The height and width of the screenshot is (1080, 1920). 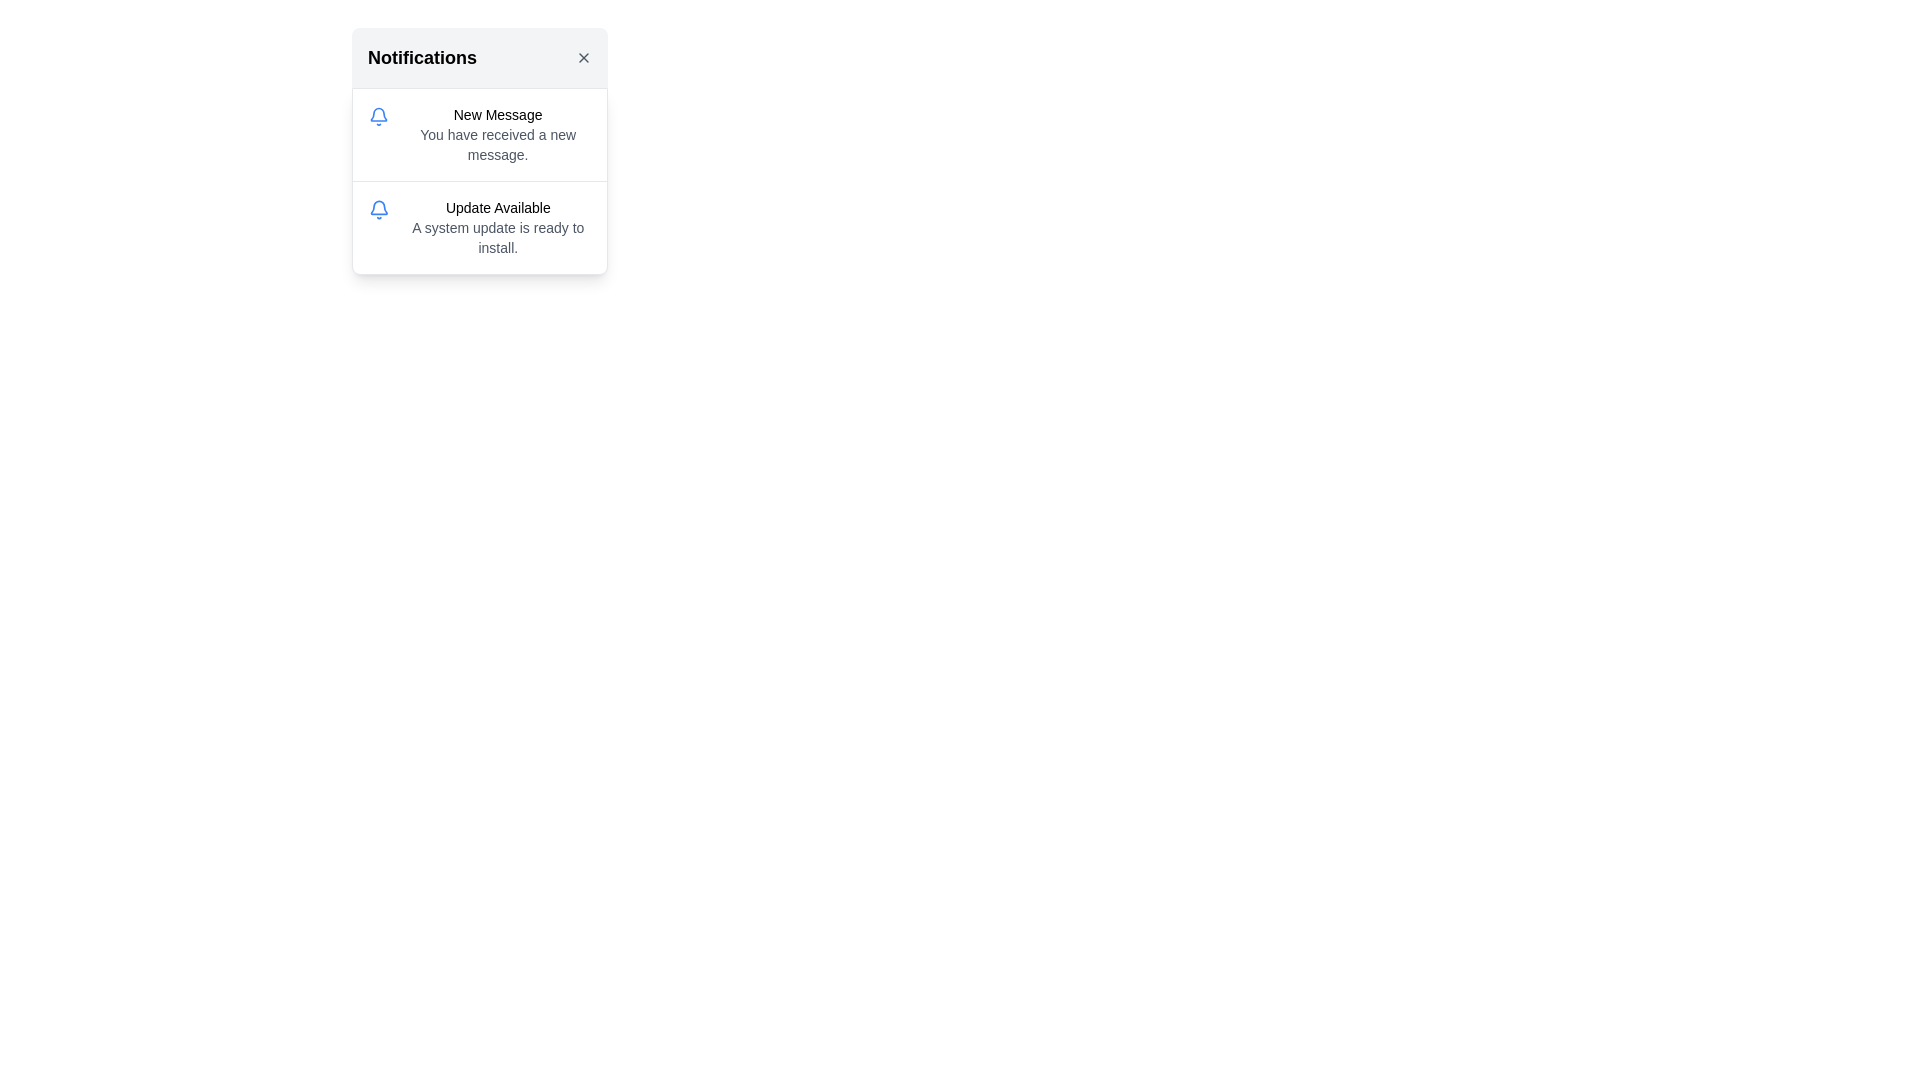 I want to click on the text label that displays 'You have received a new message.' located under the header 'New Message' in the notification box titled 'Notifications.', so click(x=498, y=144).